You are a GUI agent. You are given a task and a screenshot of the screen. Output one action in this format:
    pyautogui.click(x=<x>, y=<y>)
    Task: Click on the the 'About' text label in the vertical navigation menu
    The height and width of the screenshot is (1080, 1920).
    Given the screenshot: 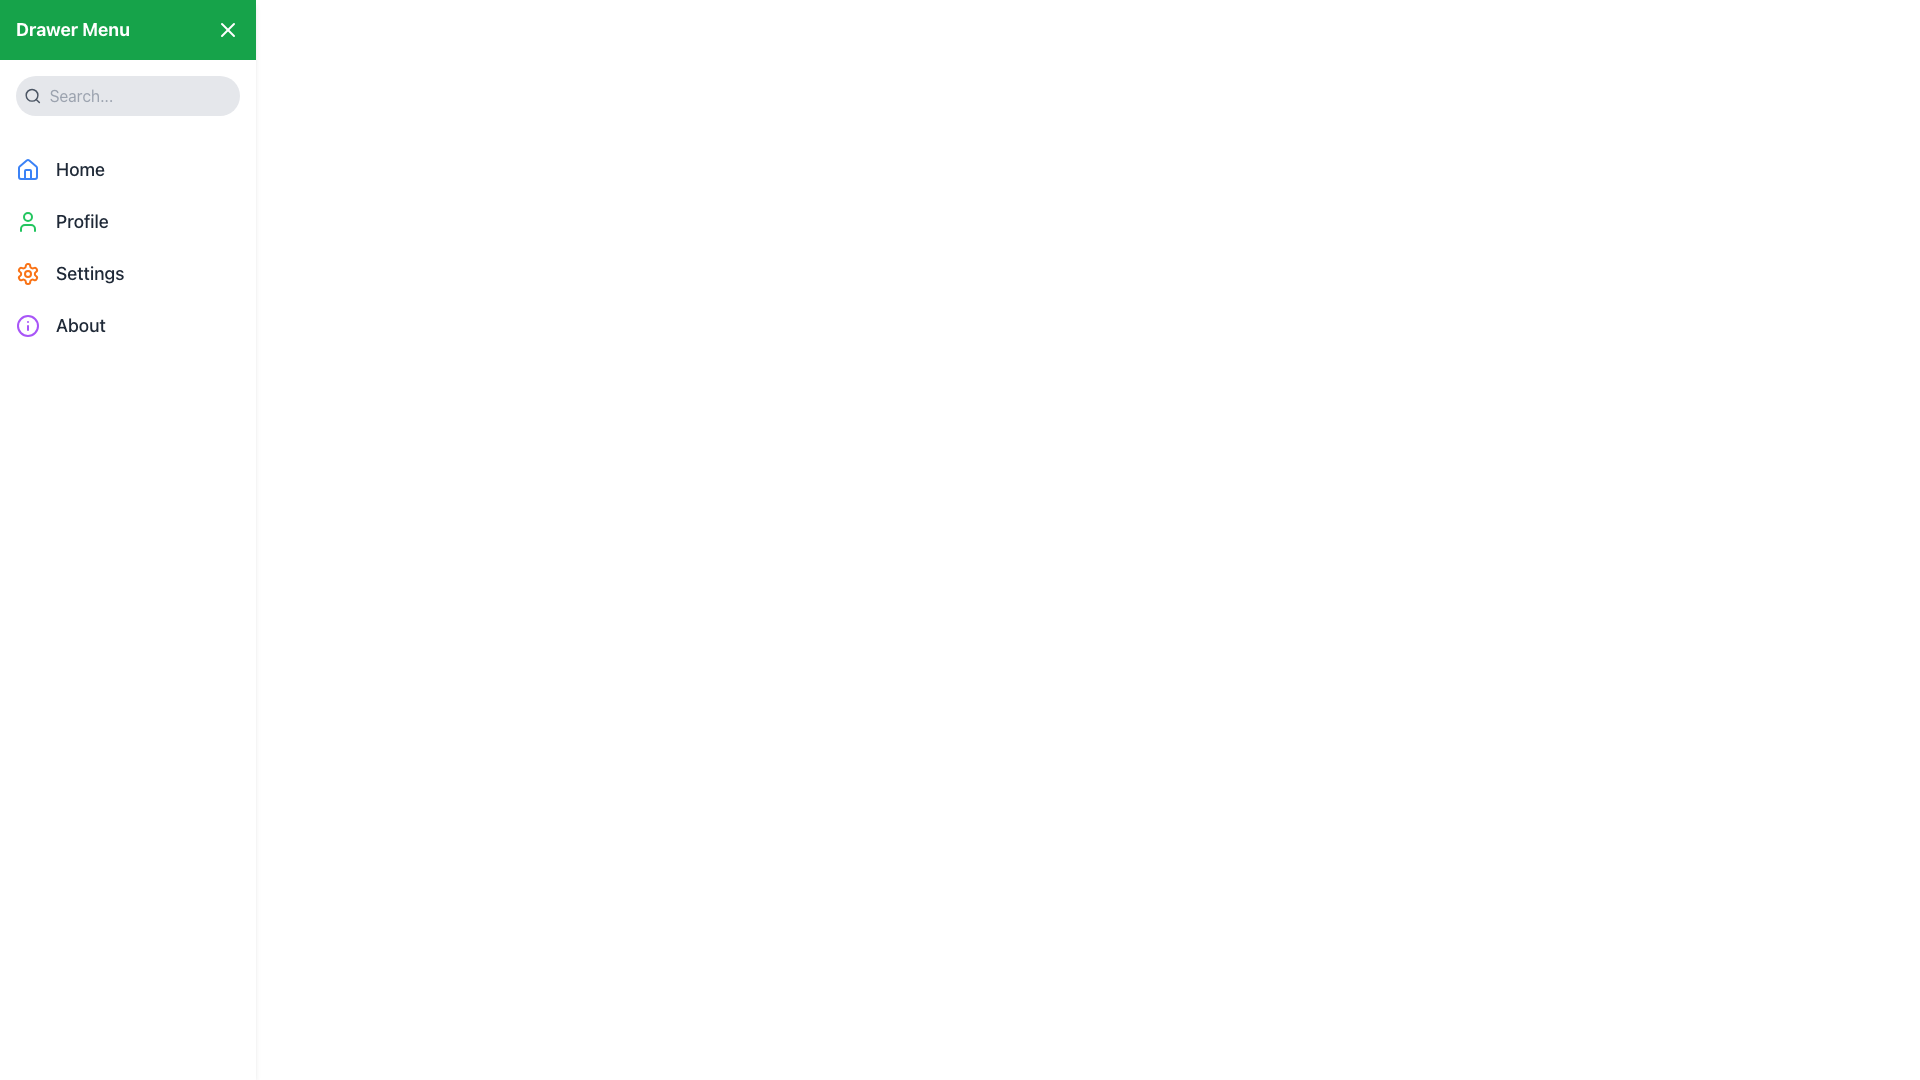 What is the action you would take?
    pyautogui.click(x=80, y=325)
    